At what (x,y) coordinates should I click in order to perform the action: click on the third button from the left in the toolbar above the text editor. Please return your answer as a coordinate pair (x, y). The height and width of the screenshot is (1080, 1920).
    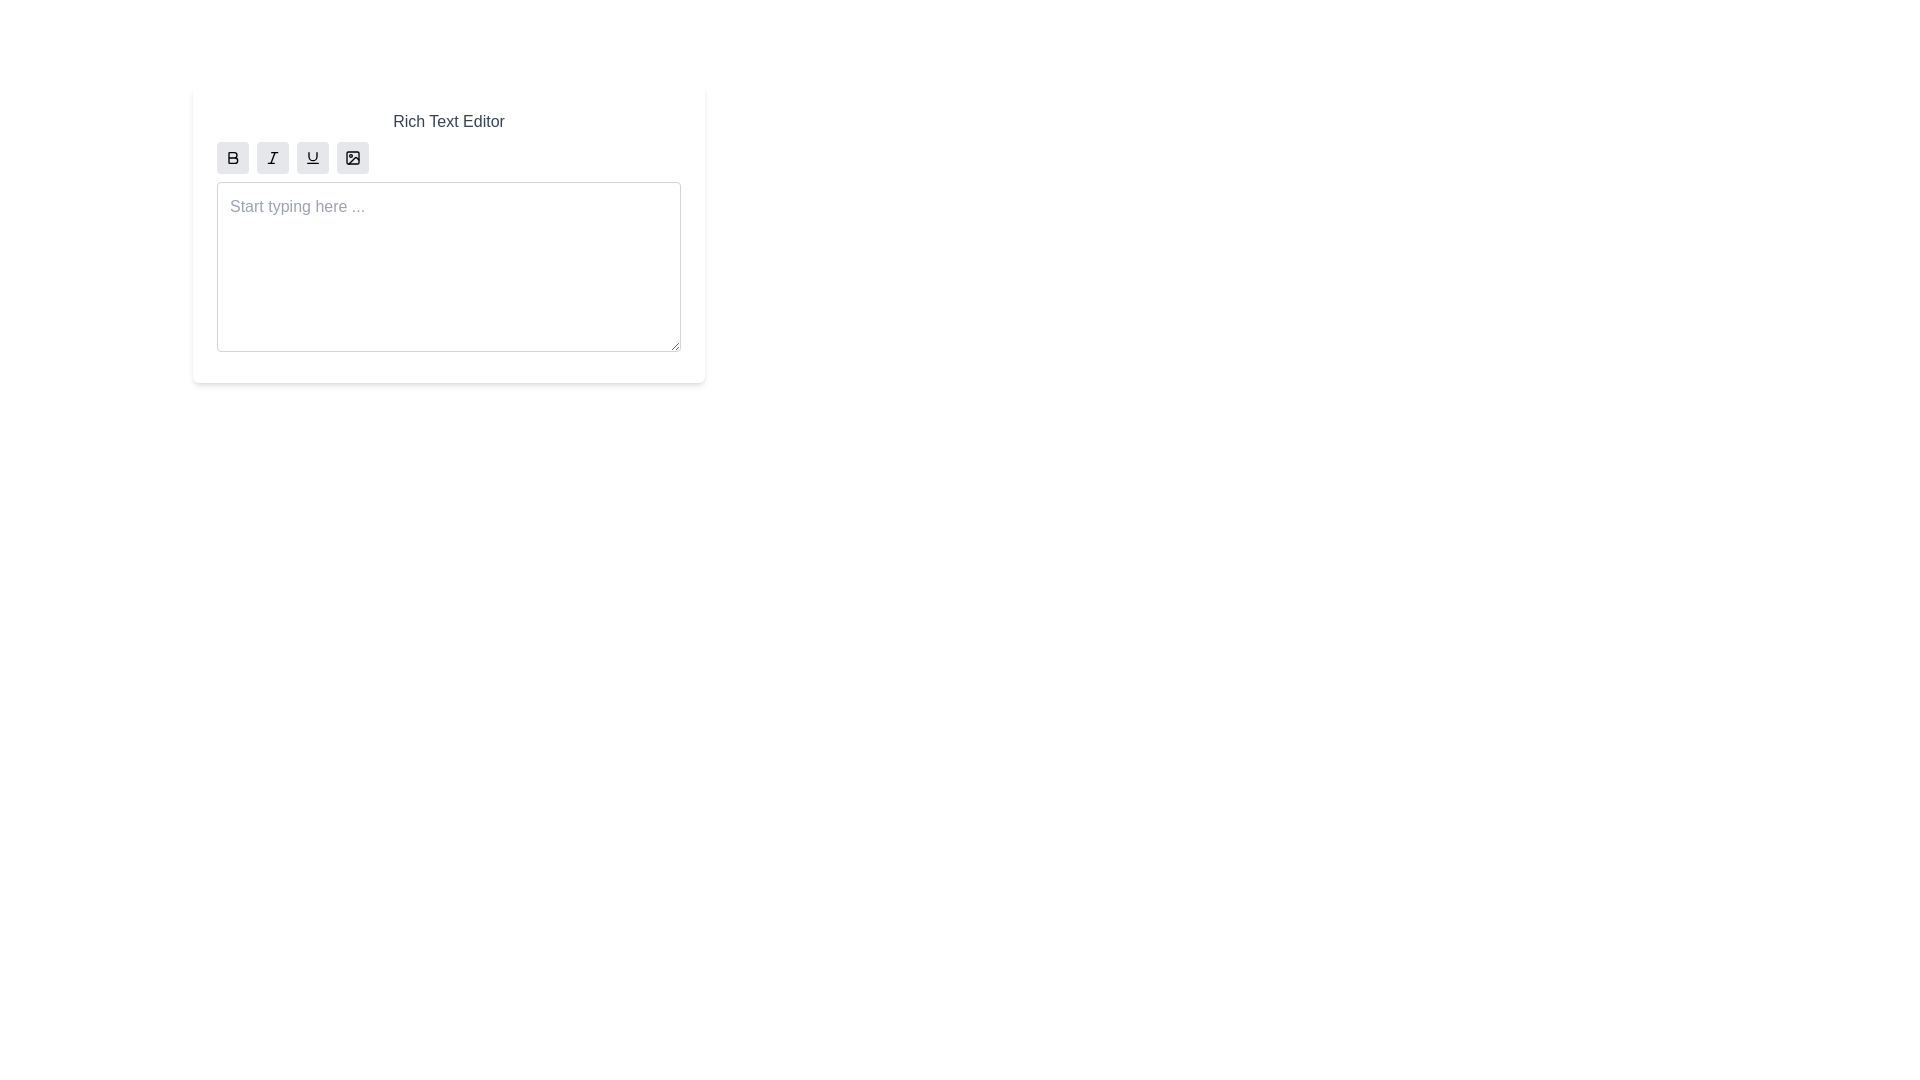
    Looking at the image, I should click on (311, 157).